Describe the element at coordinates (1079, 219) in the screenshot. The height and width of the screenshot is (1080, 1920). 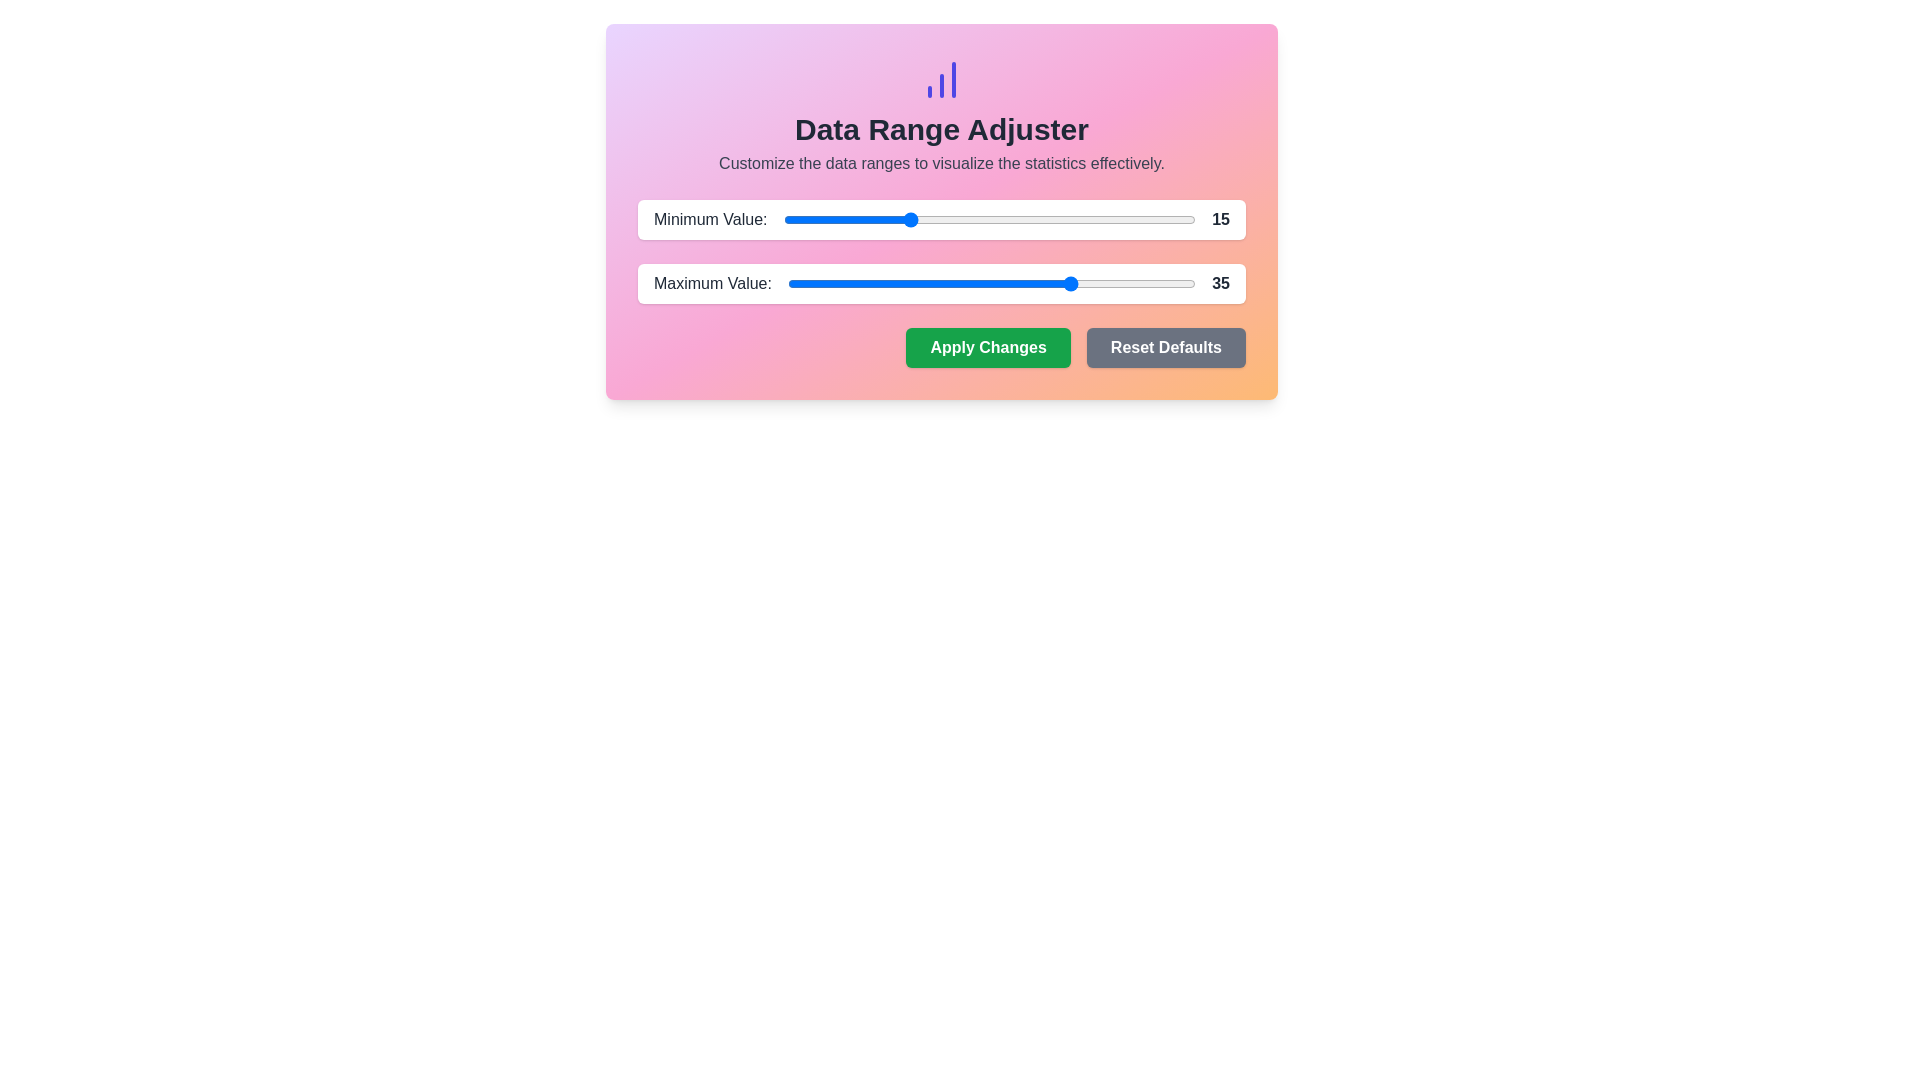
I see `the slider to set the range value to 36` at that location.